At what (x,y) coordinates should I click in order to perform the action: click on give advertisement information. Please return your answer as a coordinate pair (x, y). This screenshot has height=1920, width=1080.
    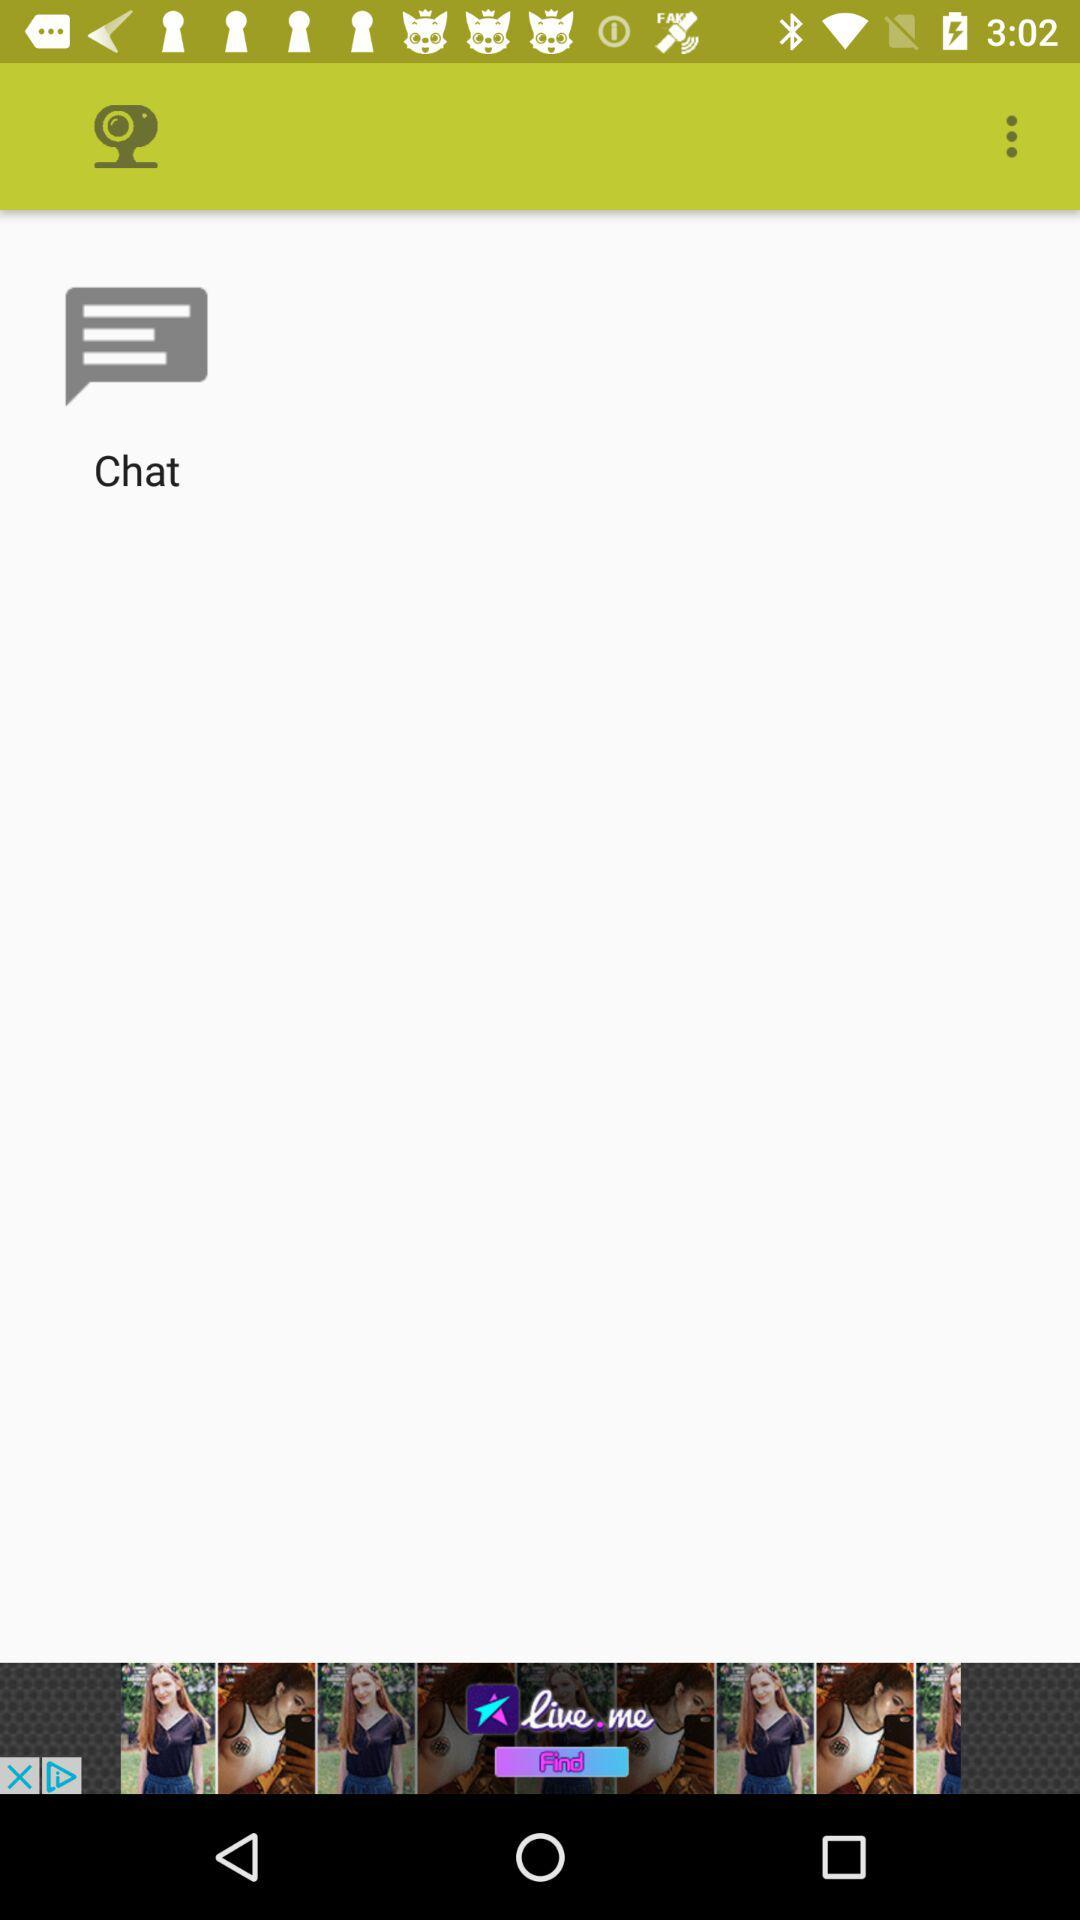
    Looking at the image, I should click on (540, 1727).